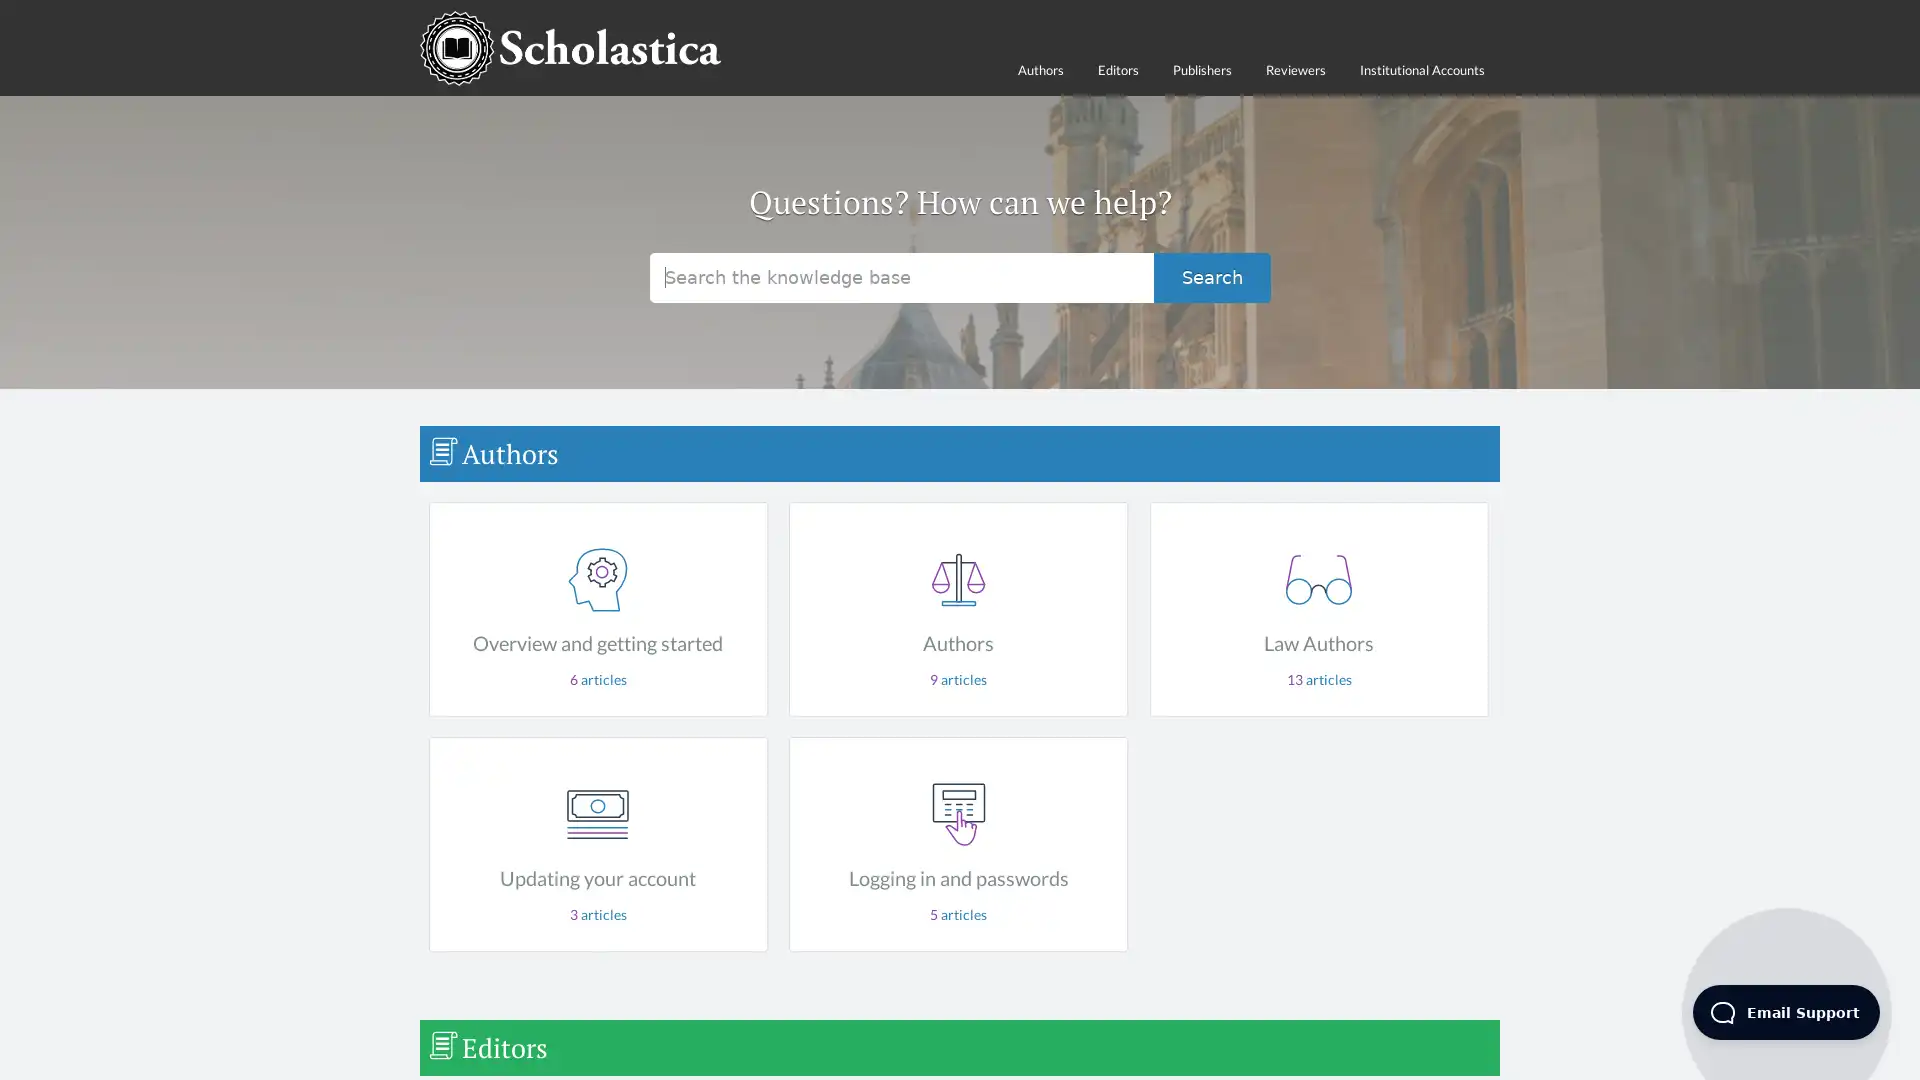  What do you see at coordinates (1211, 277) in the screenshot?
I see `Search` at bounding box center [1211, 277].